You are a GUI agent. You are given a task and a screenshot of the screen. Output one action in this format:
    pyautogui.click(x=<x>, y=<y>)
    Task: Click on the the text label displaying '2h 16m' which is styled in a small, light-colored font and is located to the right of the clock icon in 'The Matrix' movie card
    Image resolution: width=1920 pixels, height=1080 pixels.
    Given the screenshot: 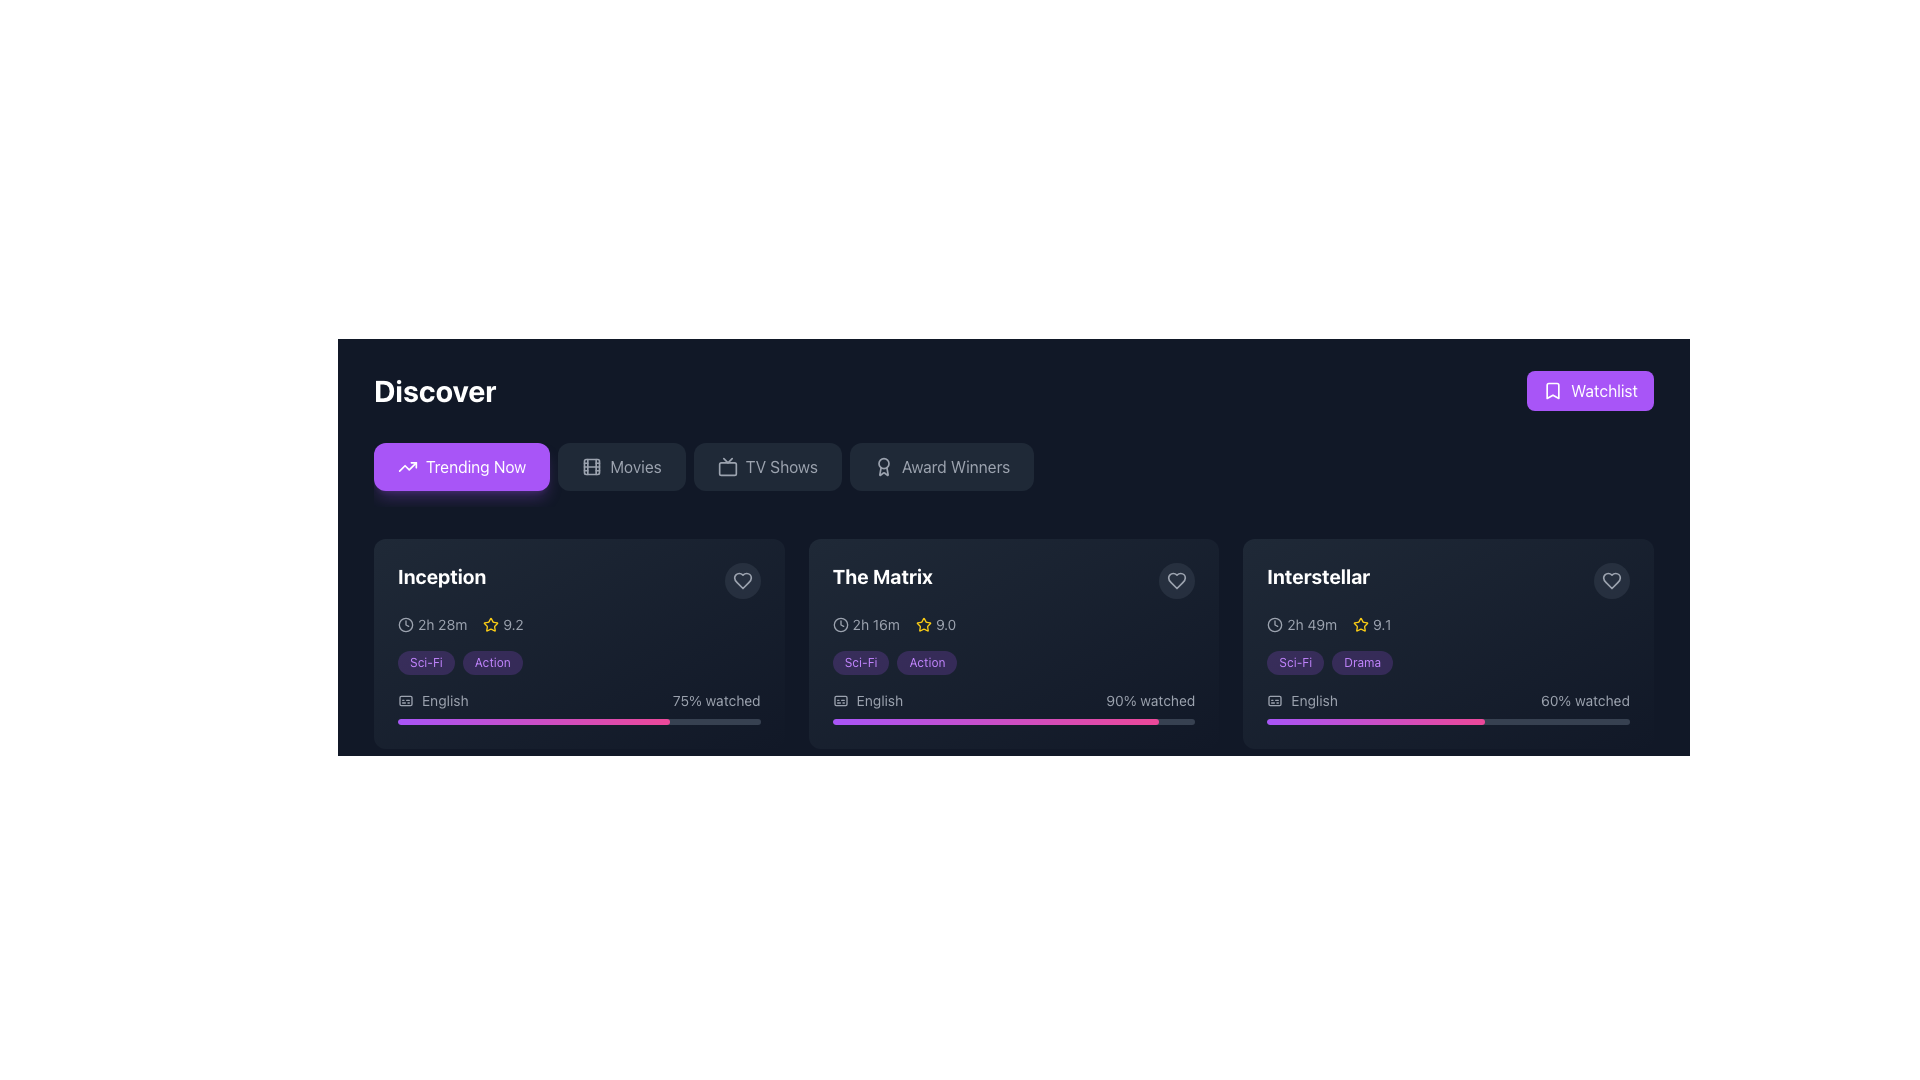 What is the action you would take?
    pyautogui.click(x=876, y=623)
    